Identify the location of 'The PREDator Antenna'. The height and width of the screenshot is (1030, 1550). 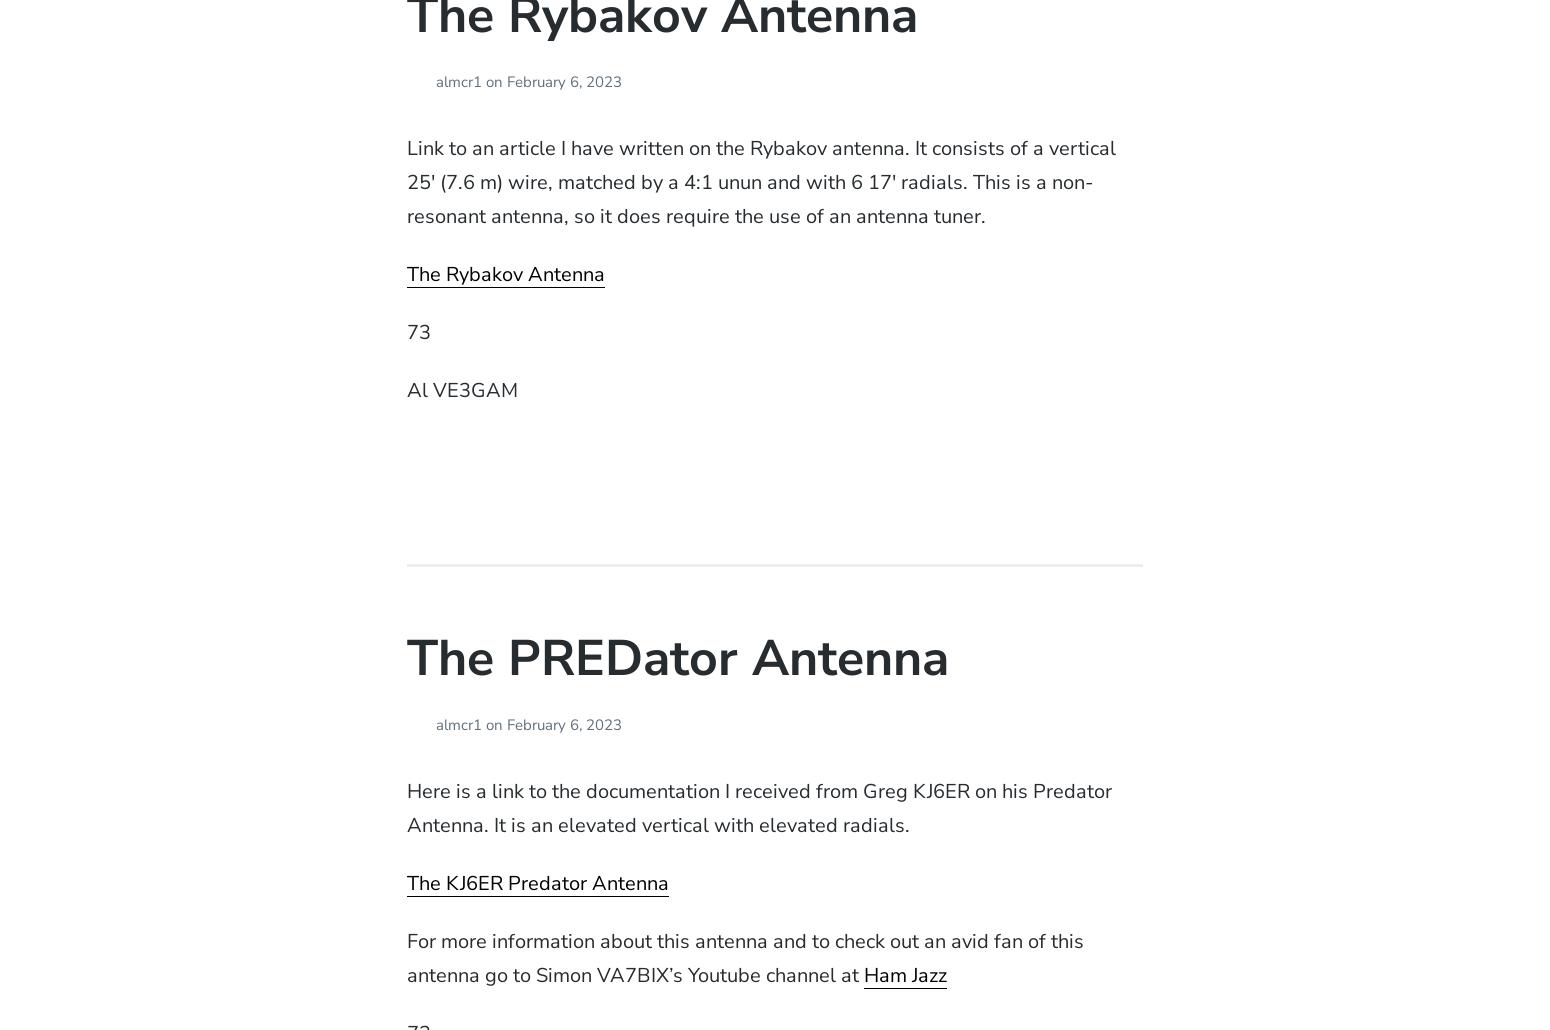
(676, 656).